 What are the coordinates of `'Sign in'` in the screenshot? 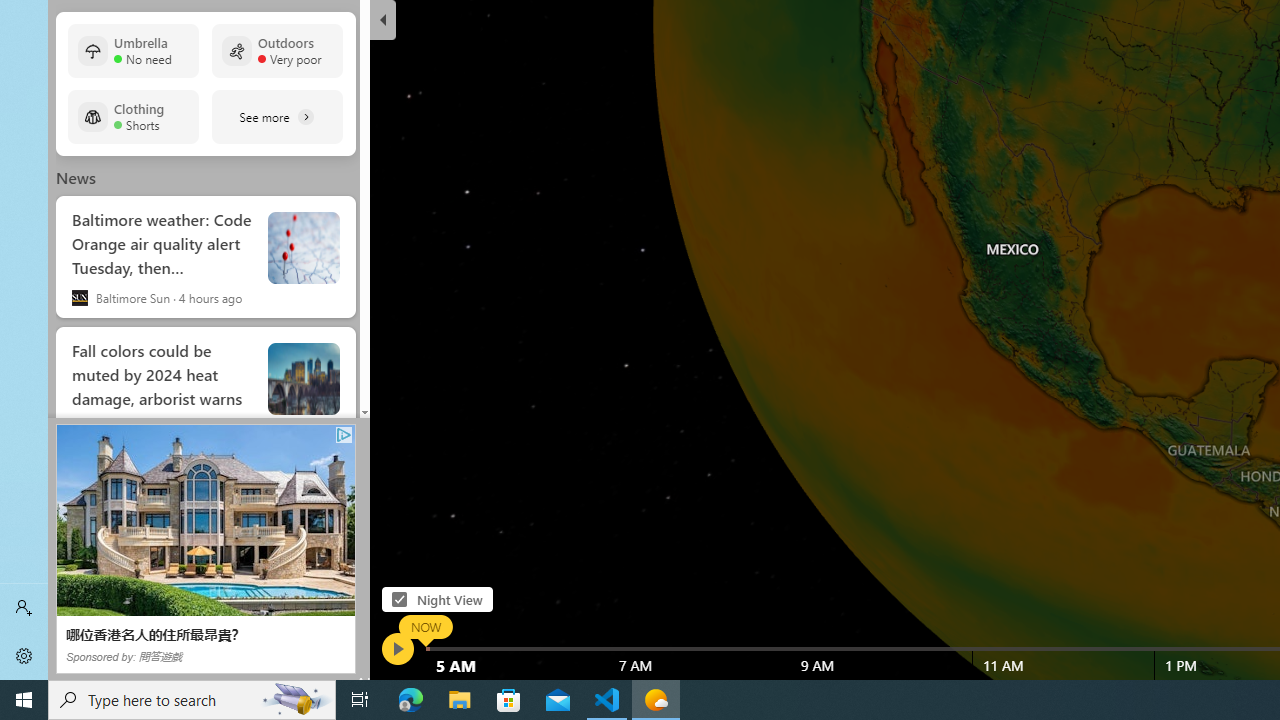 It's located at (24, 607).